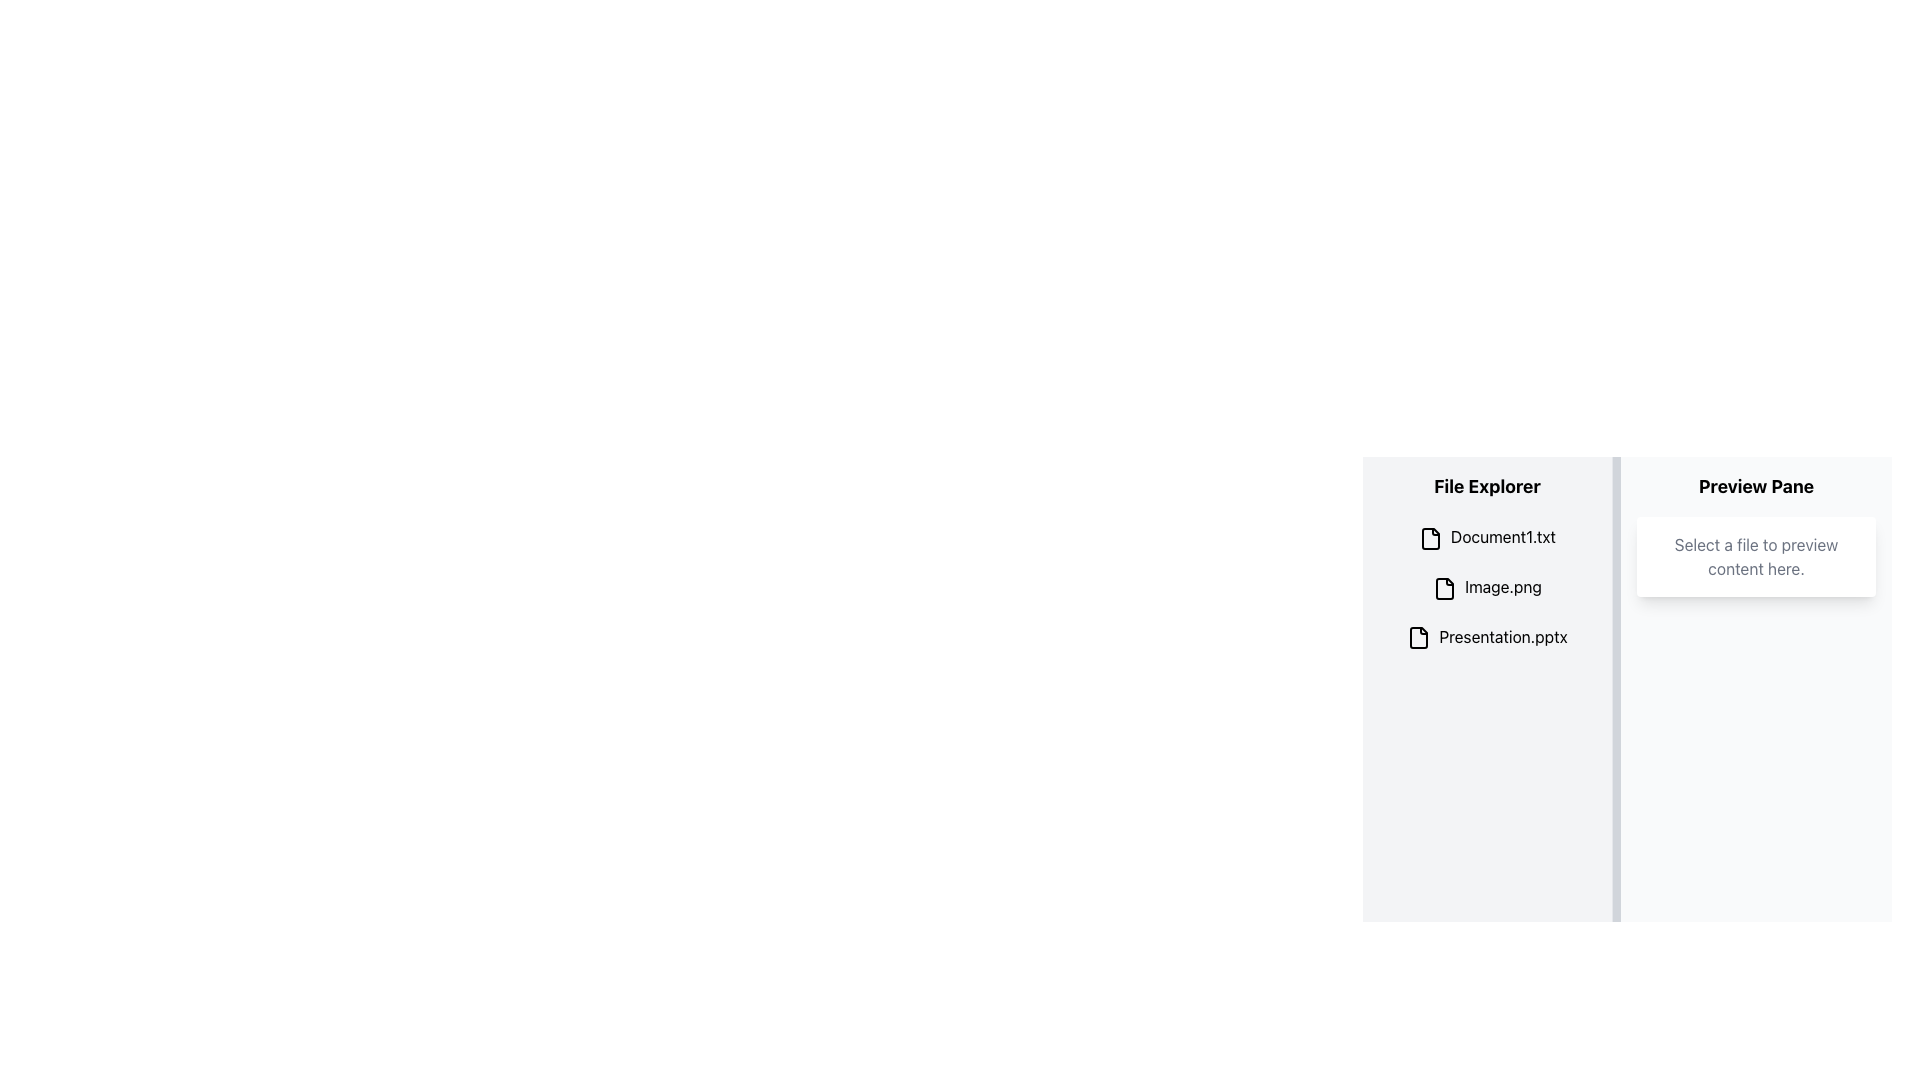  Describe the element at coordinates (1487, 486) in the screenshot. I see `the text label that serves as a title for the File Explorer section, located at the top-left corner of the section` at that location.